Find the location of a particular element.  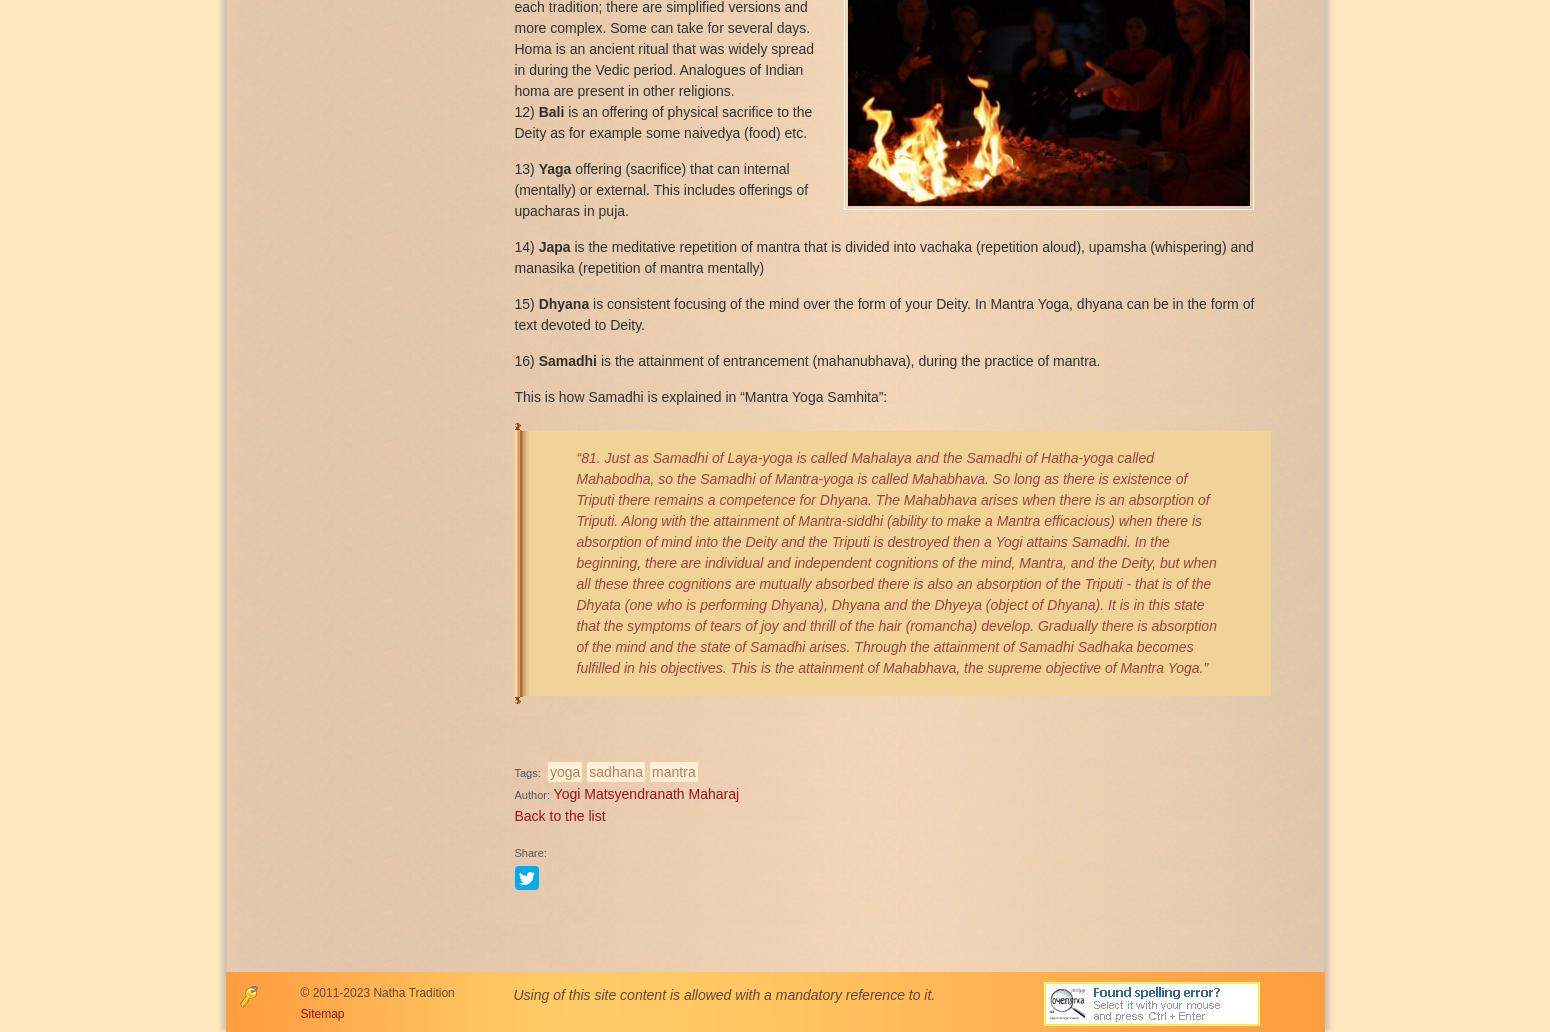

'is an offering of physical sacrifice to the Deity as for example some naivedya (food) etc.' is located at coordinates (661, 121).